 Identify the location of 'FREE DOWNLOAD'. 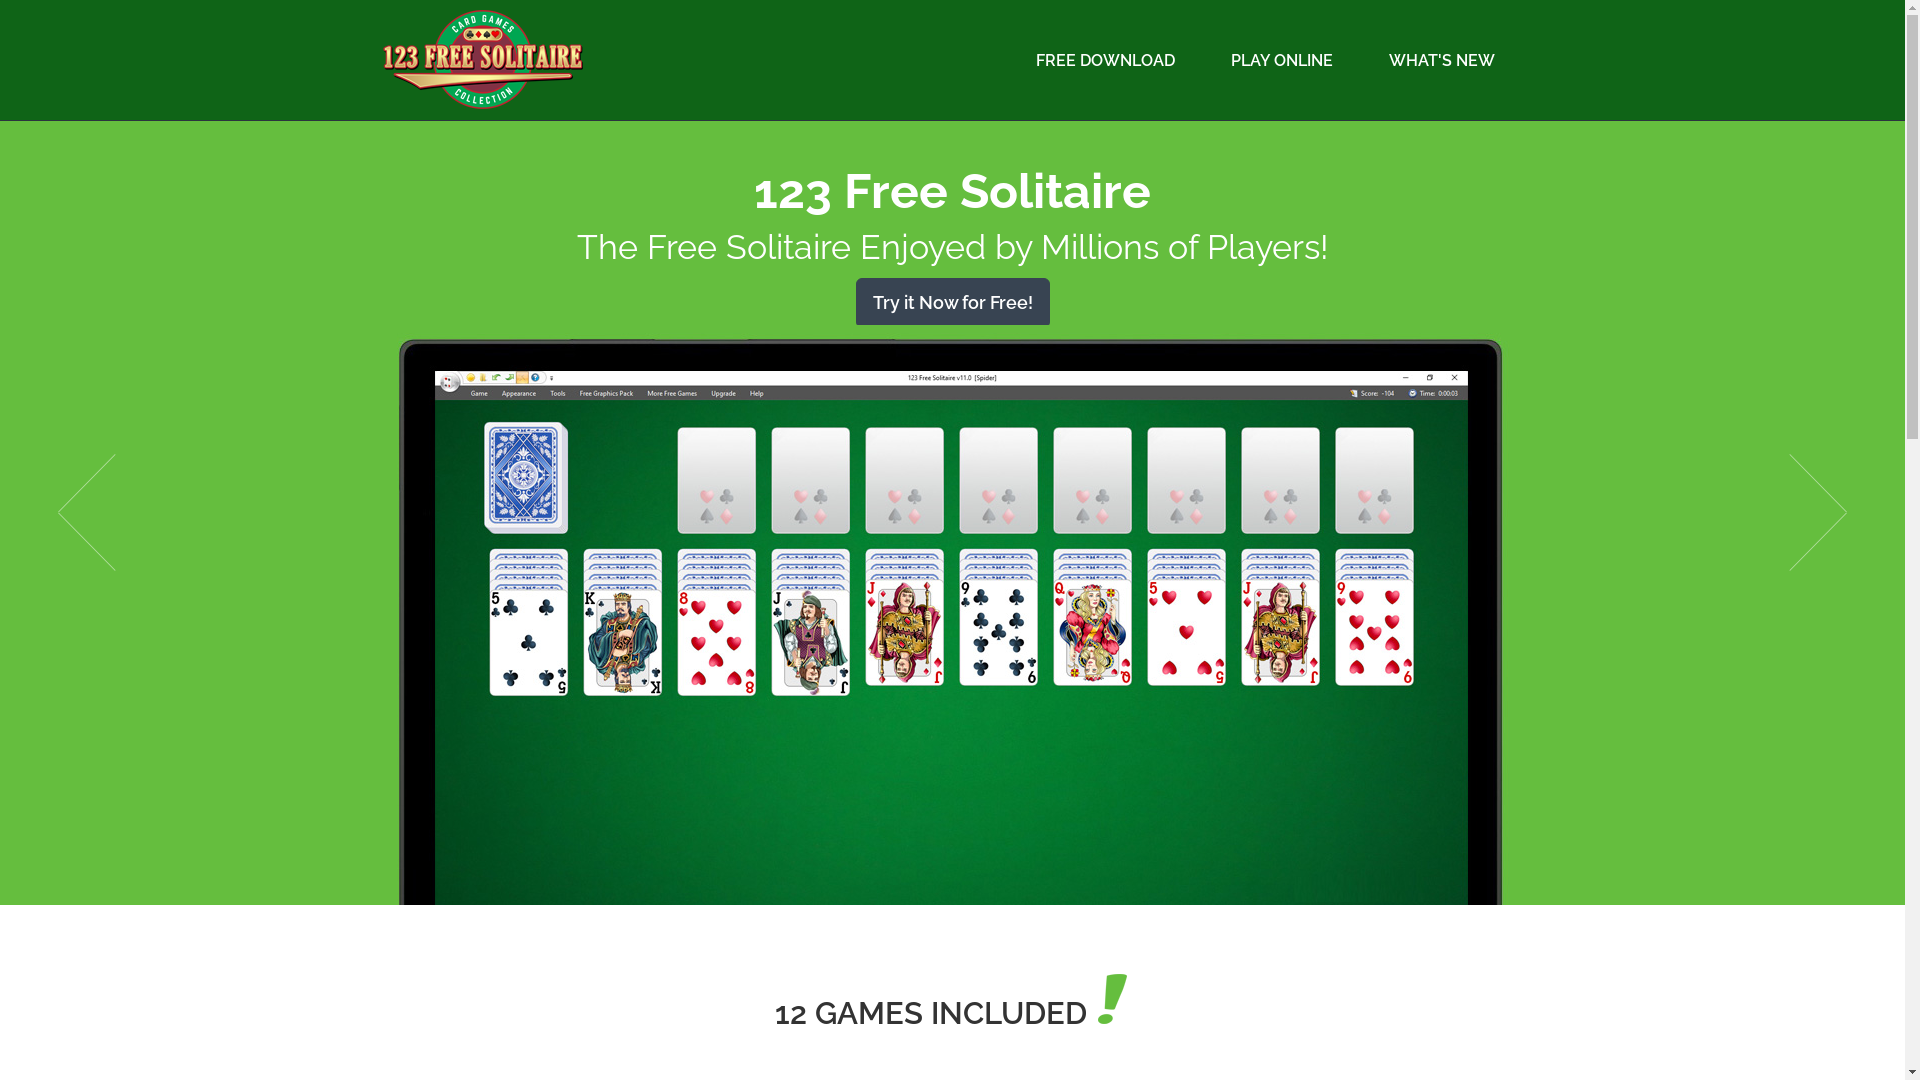
(1104, 59).